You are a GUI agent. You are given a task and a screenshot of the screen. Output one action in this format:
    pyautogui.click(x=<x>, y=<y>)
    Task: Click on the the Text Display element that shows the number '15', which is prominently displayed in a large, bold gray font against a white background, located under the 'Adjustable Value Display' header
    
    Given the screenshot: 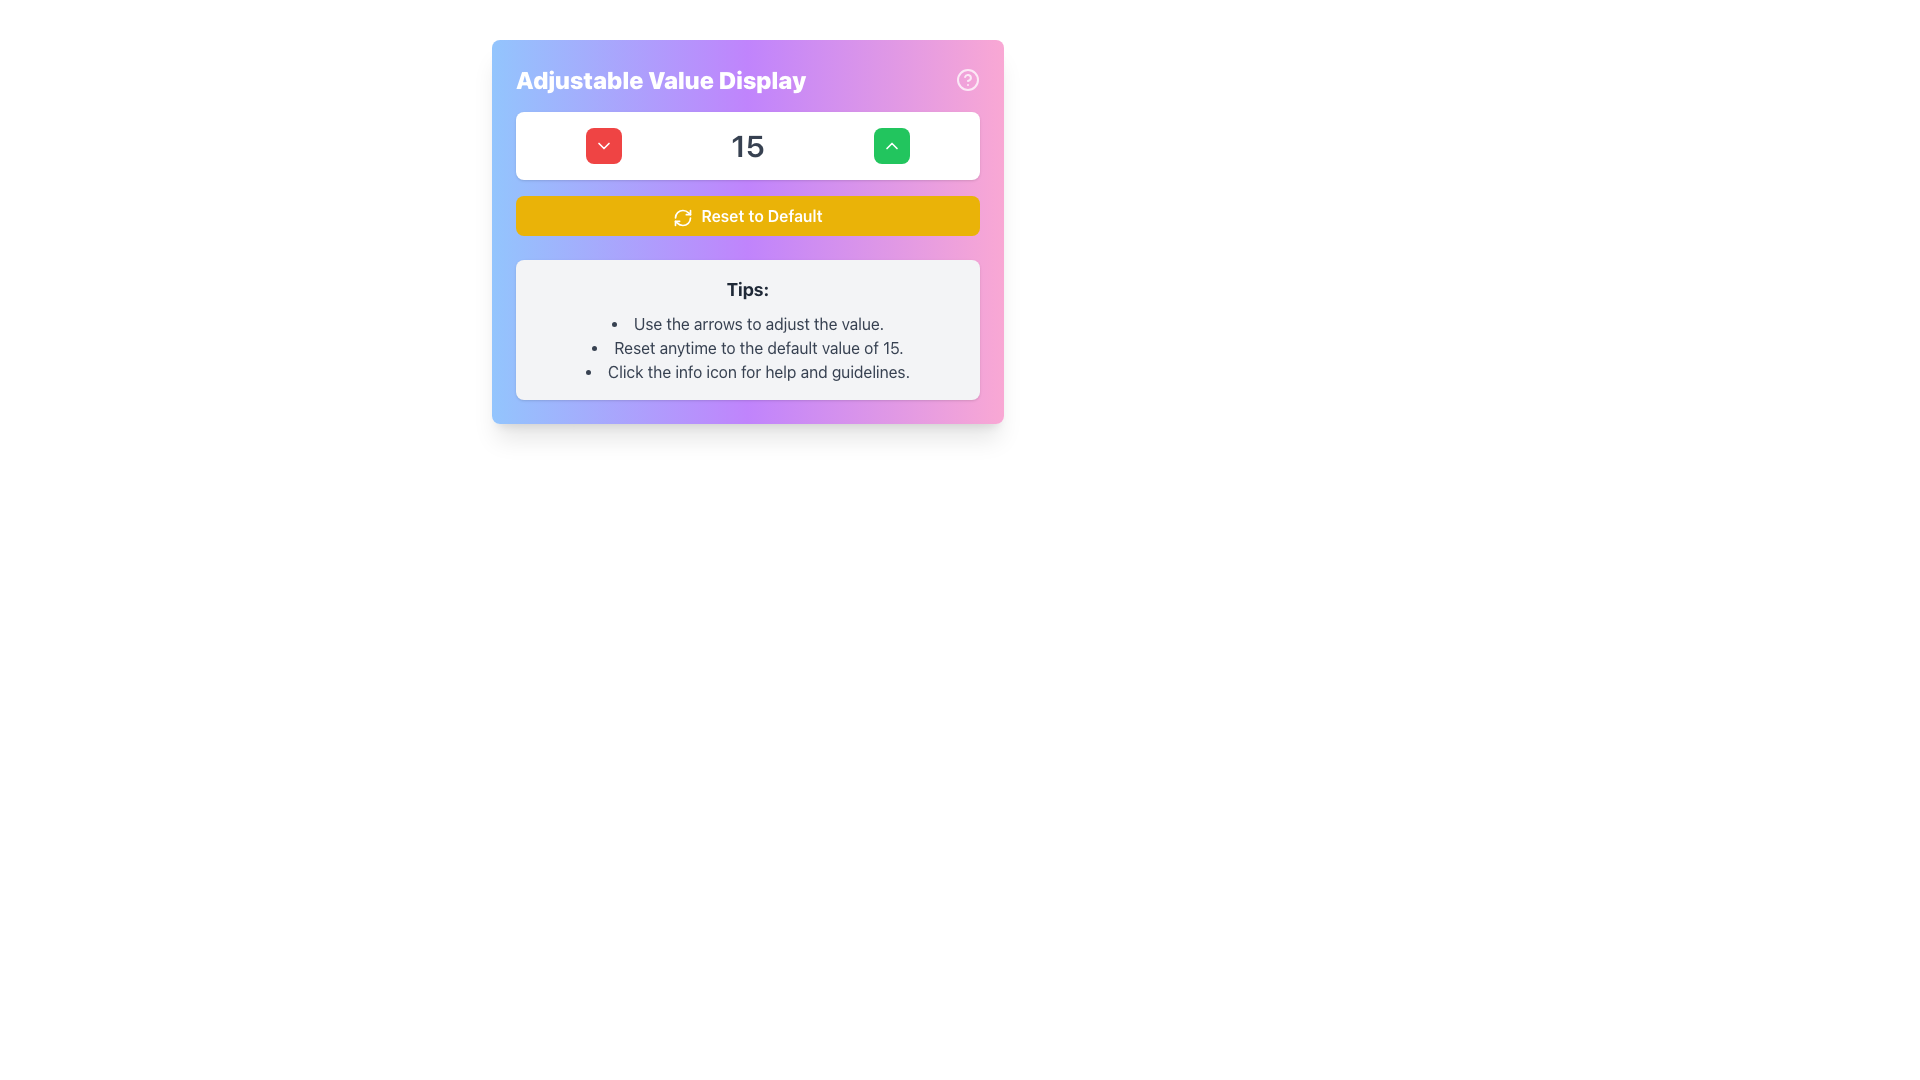 What is the action you would take?
    pyautogui.click(x=747, y=145)
    